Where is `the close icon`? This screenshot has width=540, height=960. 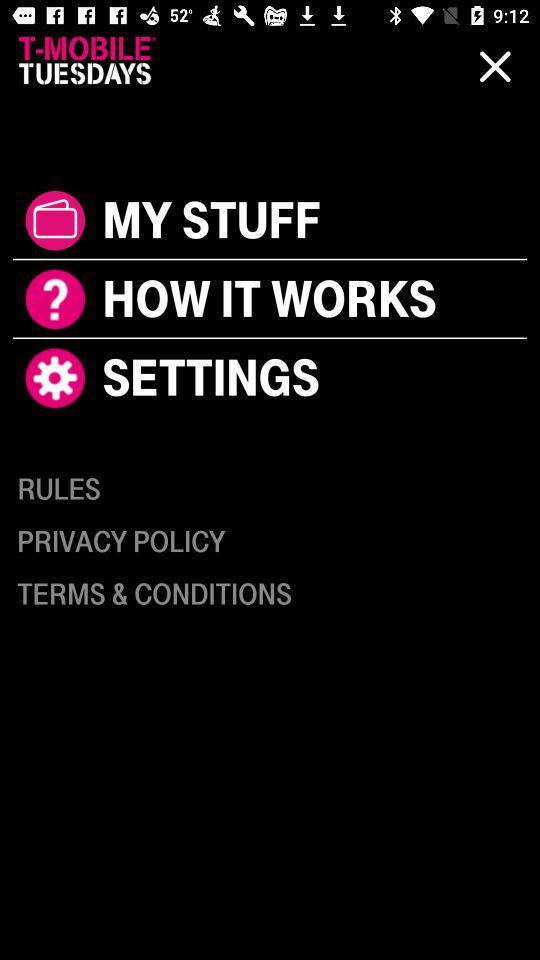 the close icon is located at coordinates (494, 67).